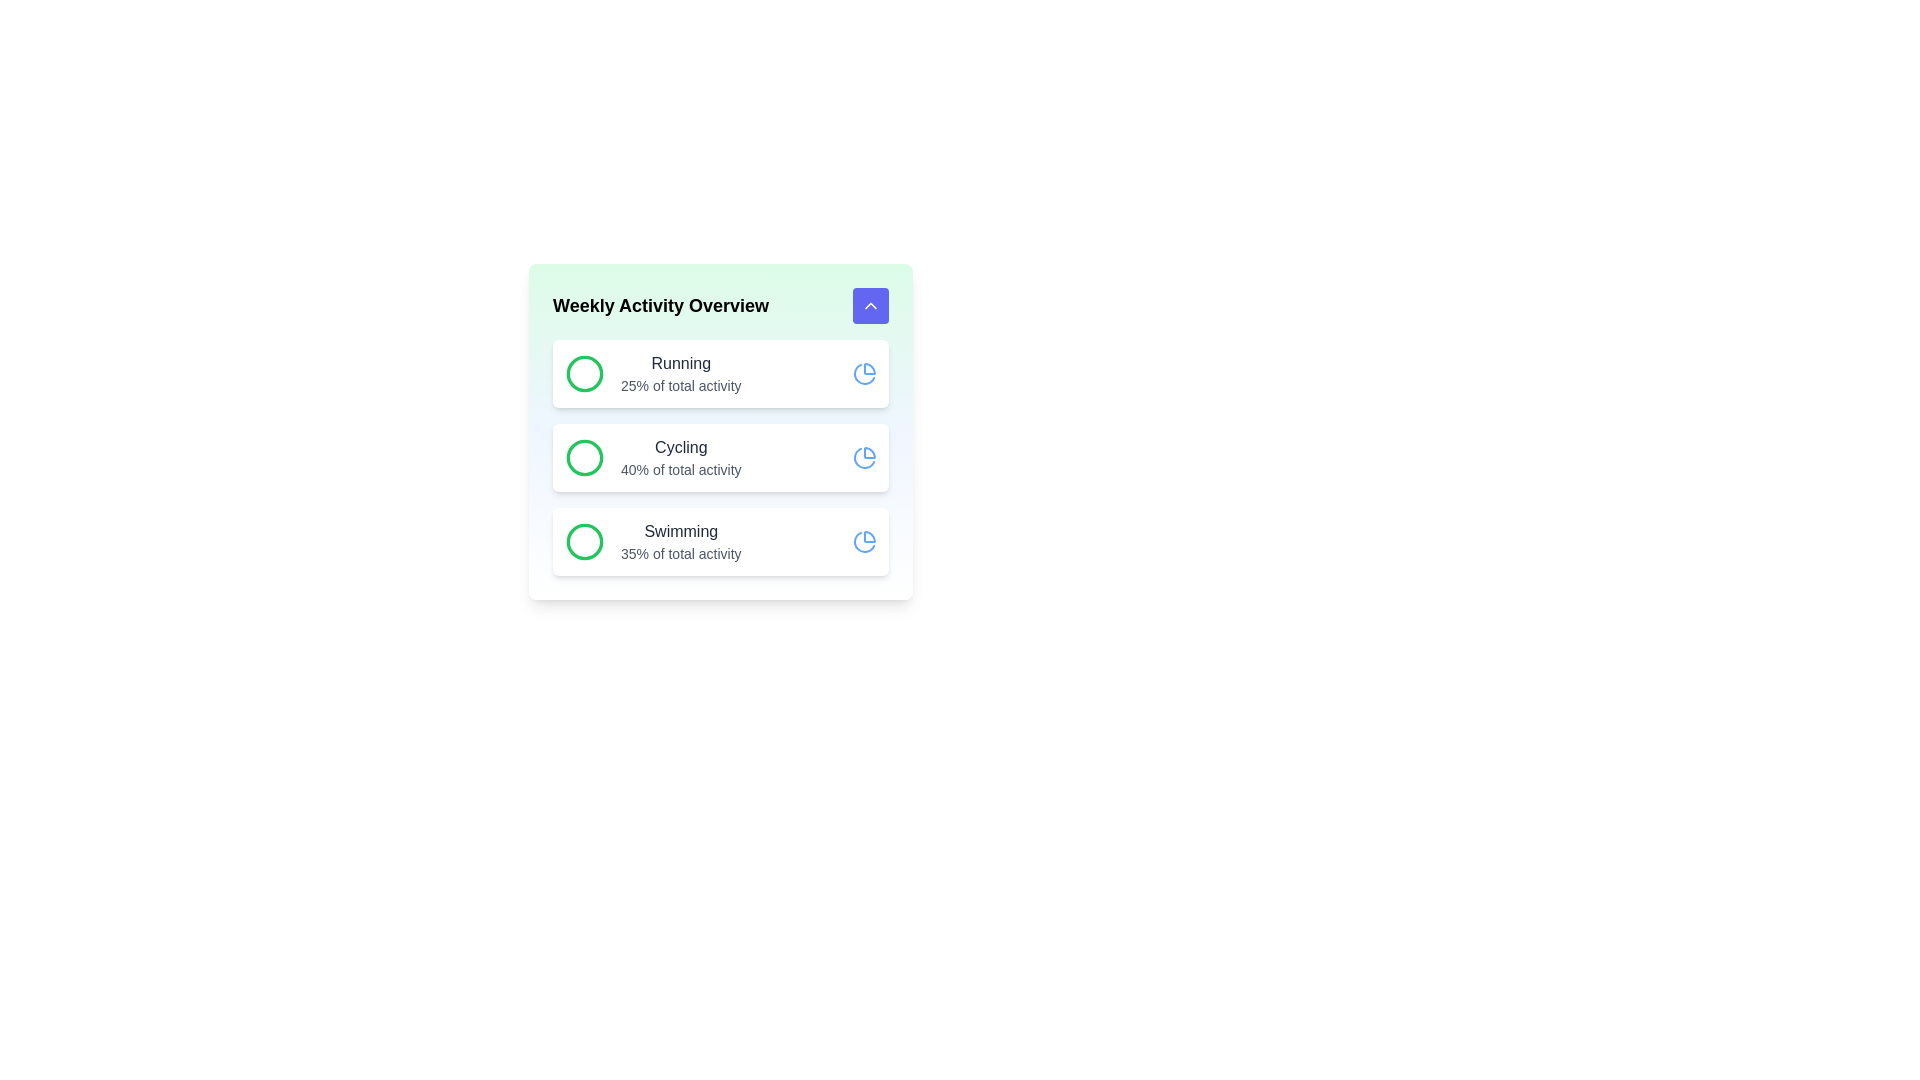 The width and height of the screenshot is (1920, 1080). I want to click on the content of the first informational card in the 'Weekly Activity Overview' section, which displays 'Running' and '25% of total activity', so click(720, 374).